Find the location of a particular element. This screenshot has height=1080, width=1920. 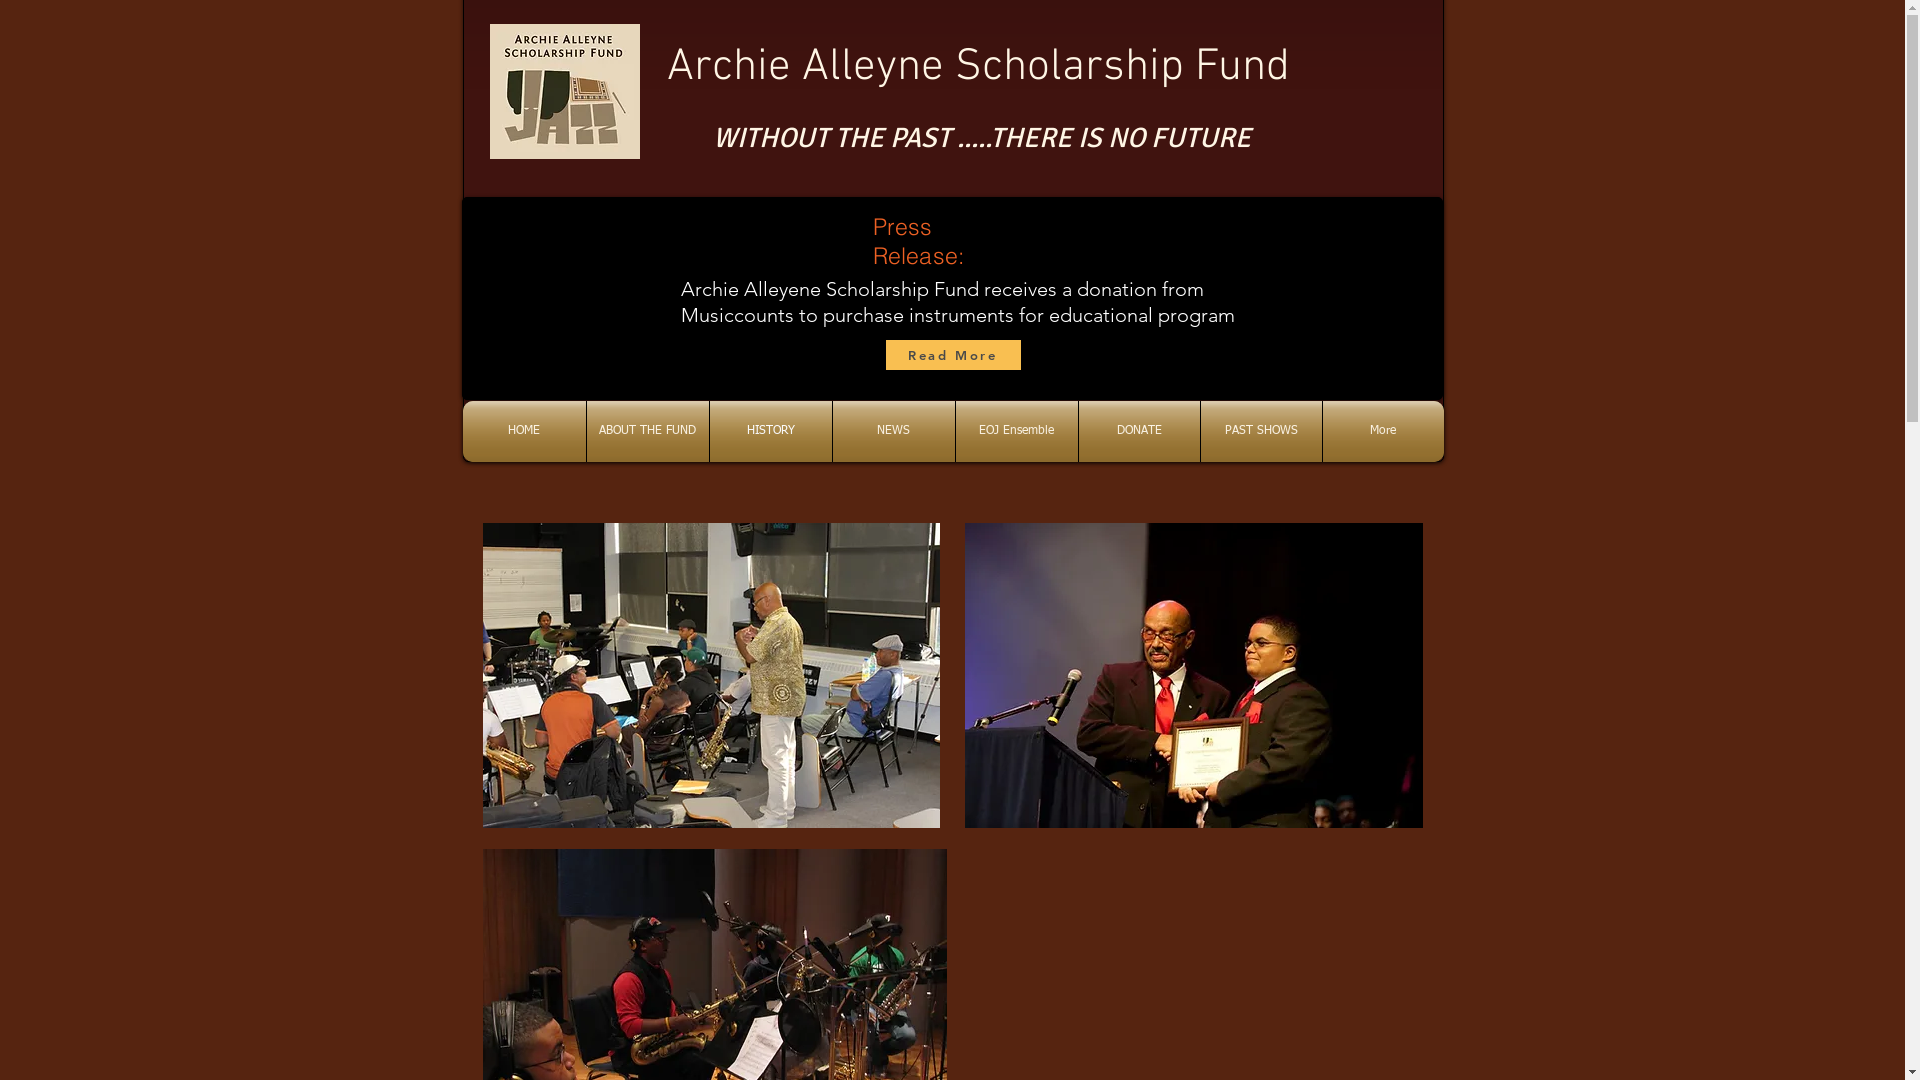

'HISTORY' is located at coordinates (770, 430).